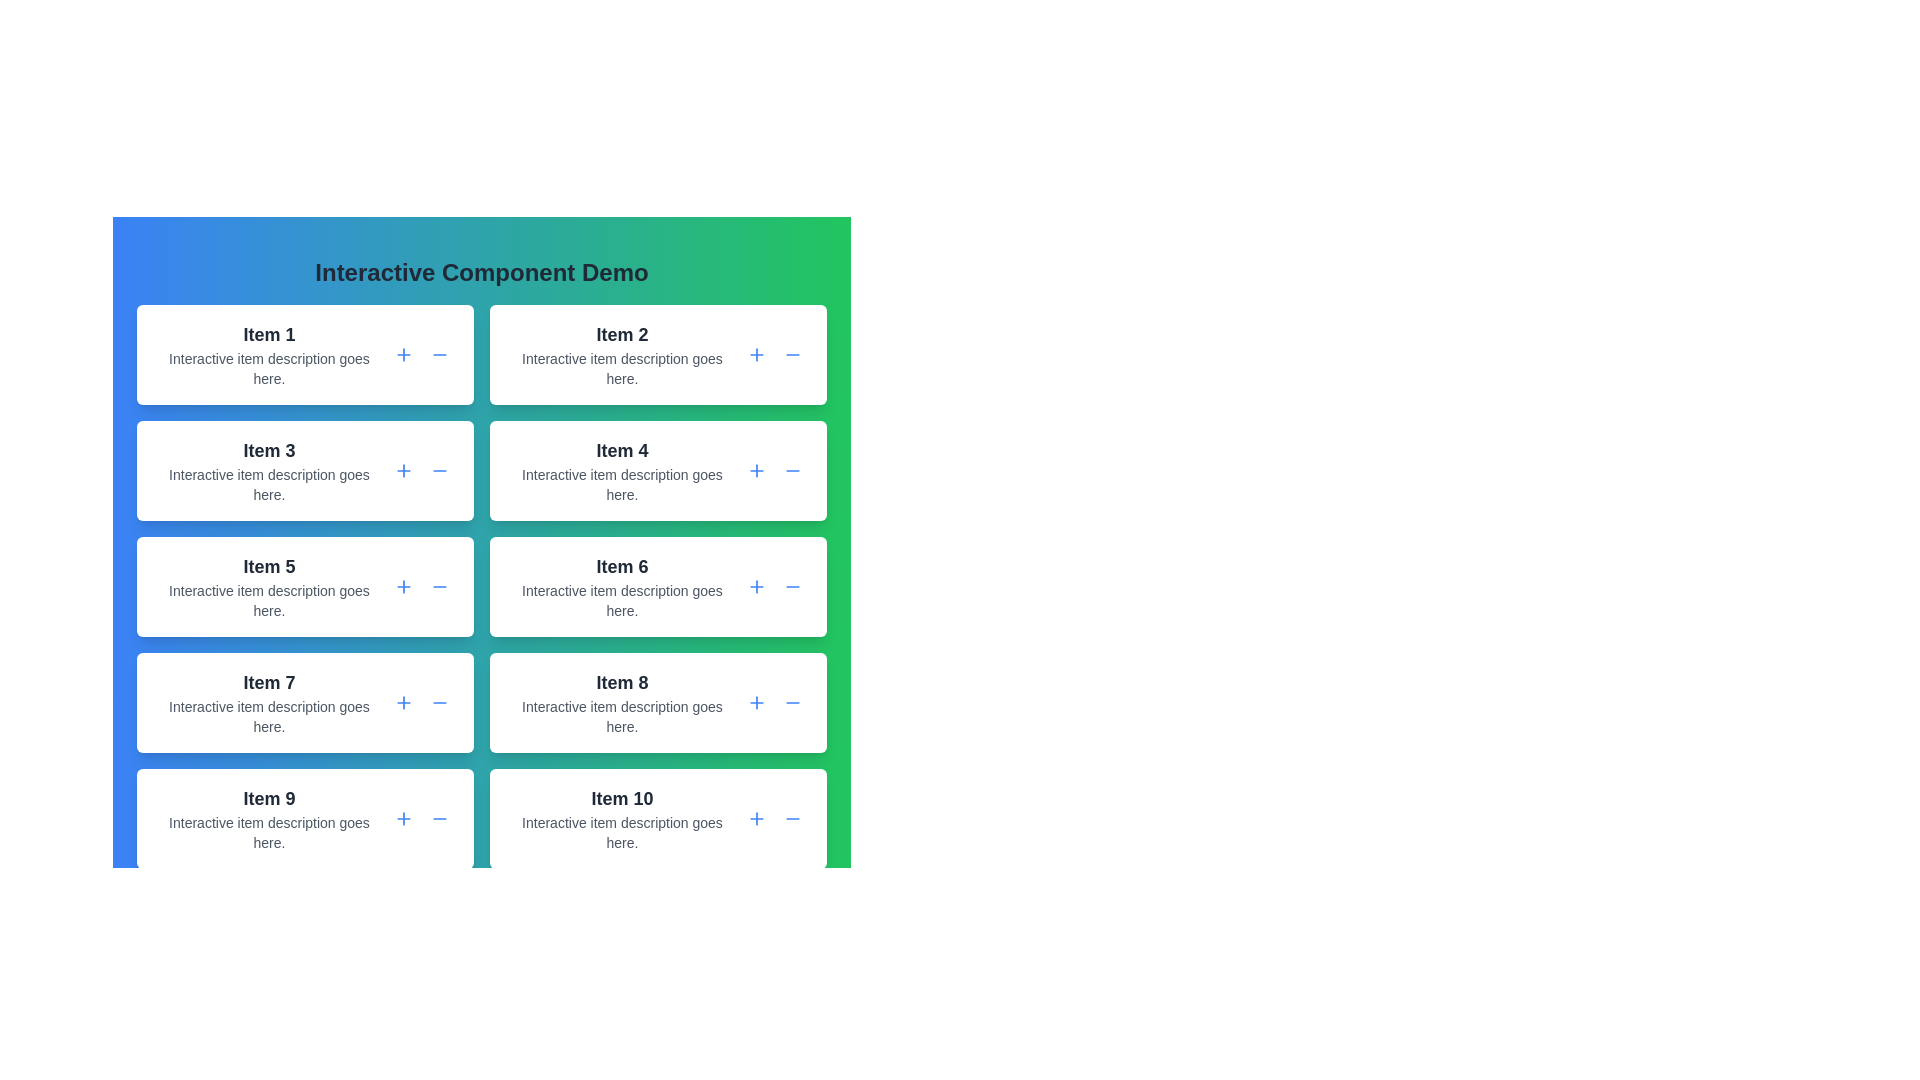 This screenshot has height=1080, width=1920. Describe the element at coordinates (439, 701) in the screenshot. I see `the decrement button (minus icon) located in the second column and fourth row of the 'Item 7' section to decrease the count associated with it` at that location.